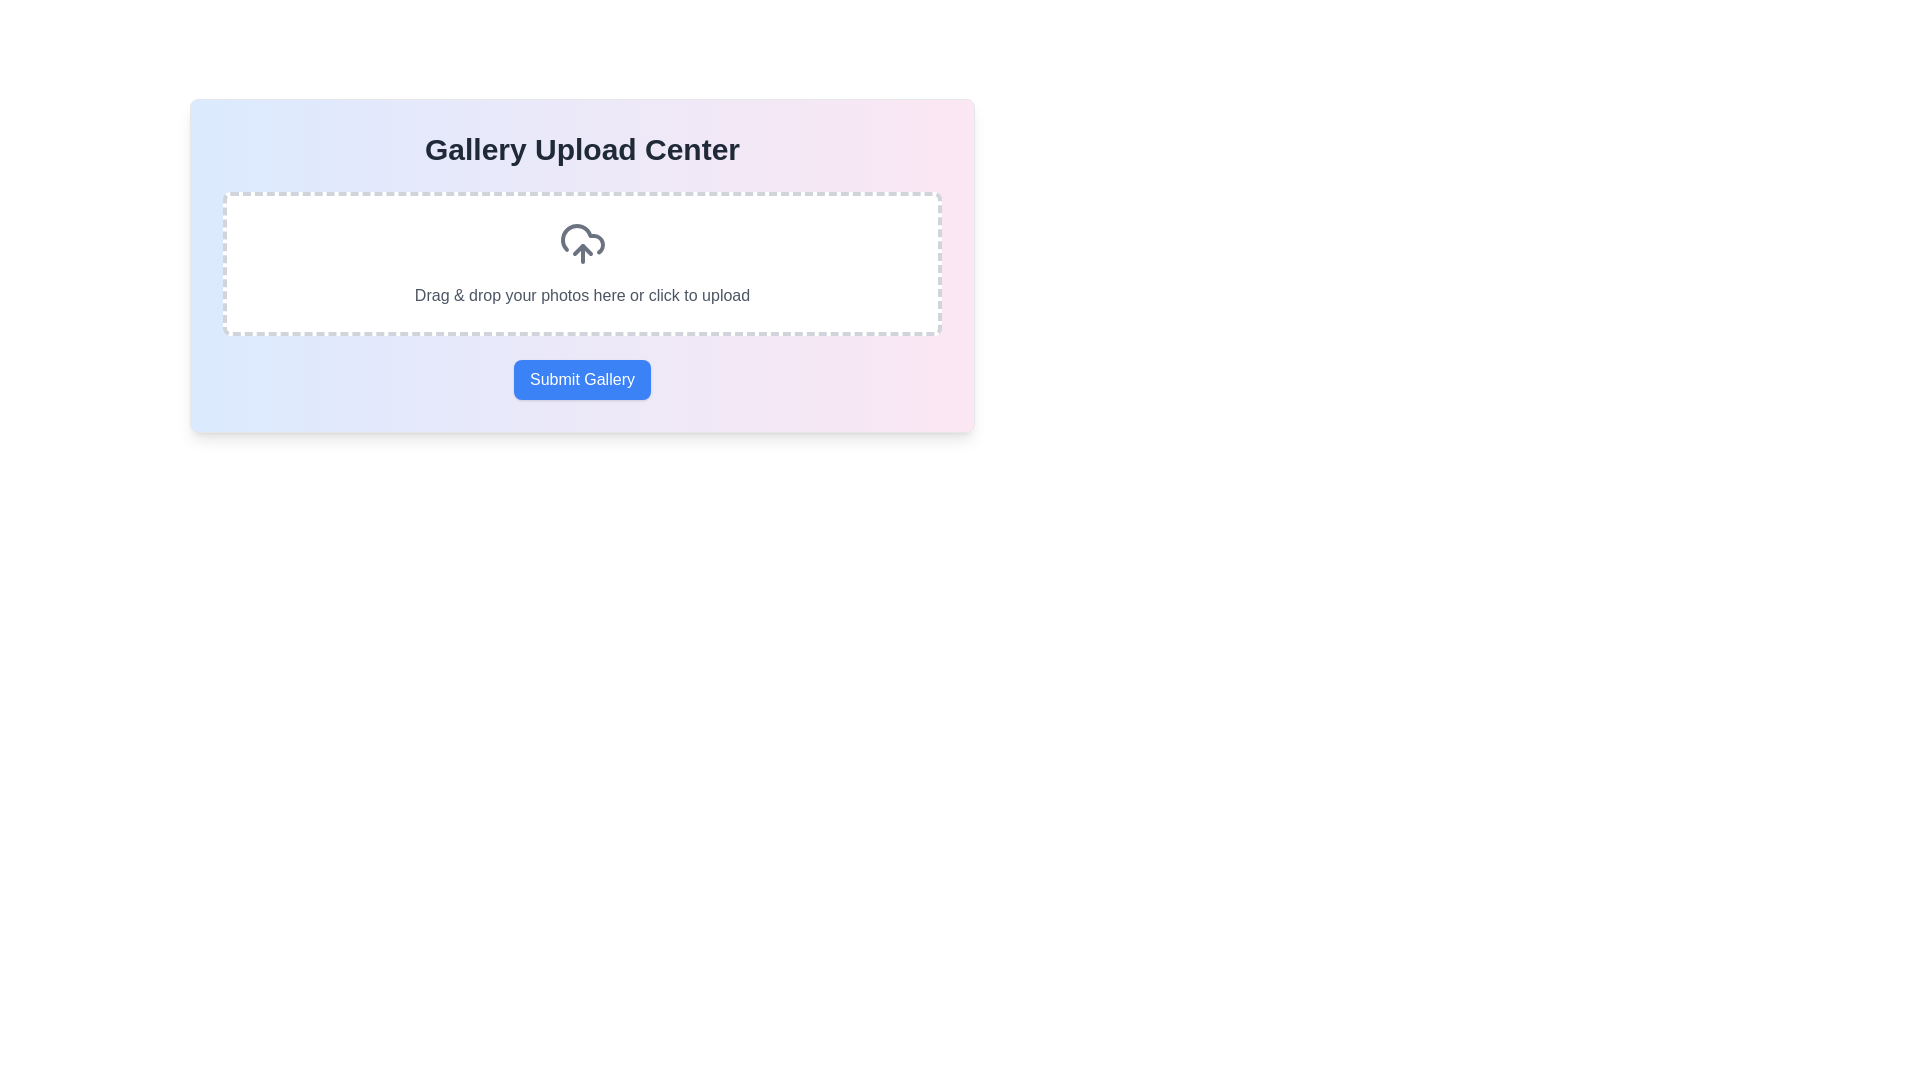 This screenshot has width=1920, height=1080. I want to click on the Decorative Graphic Component, which represents the uploading action within the cloud upload symbol, located at the center of the cloud icon graphic, so click(581, 249).